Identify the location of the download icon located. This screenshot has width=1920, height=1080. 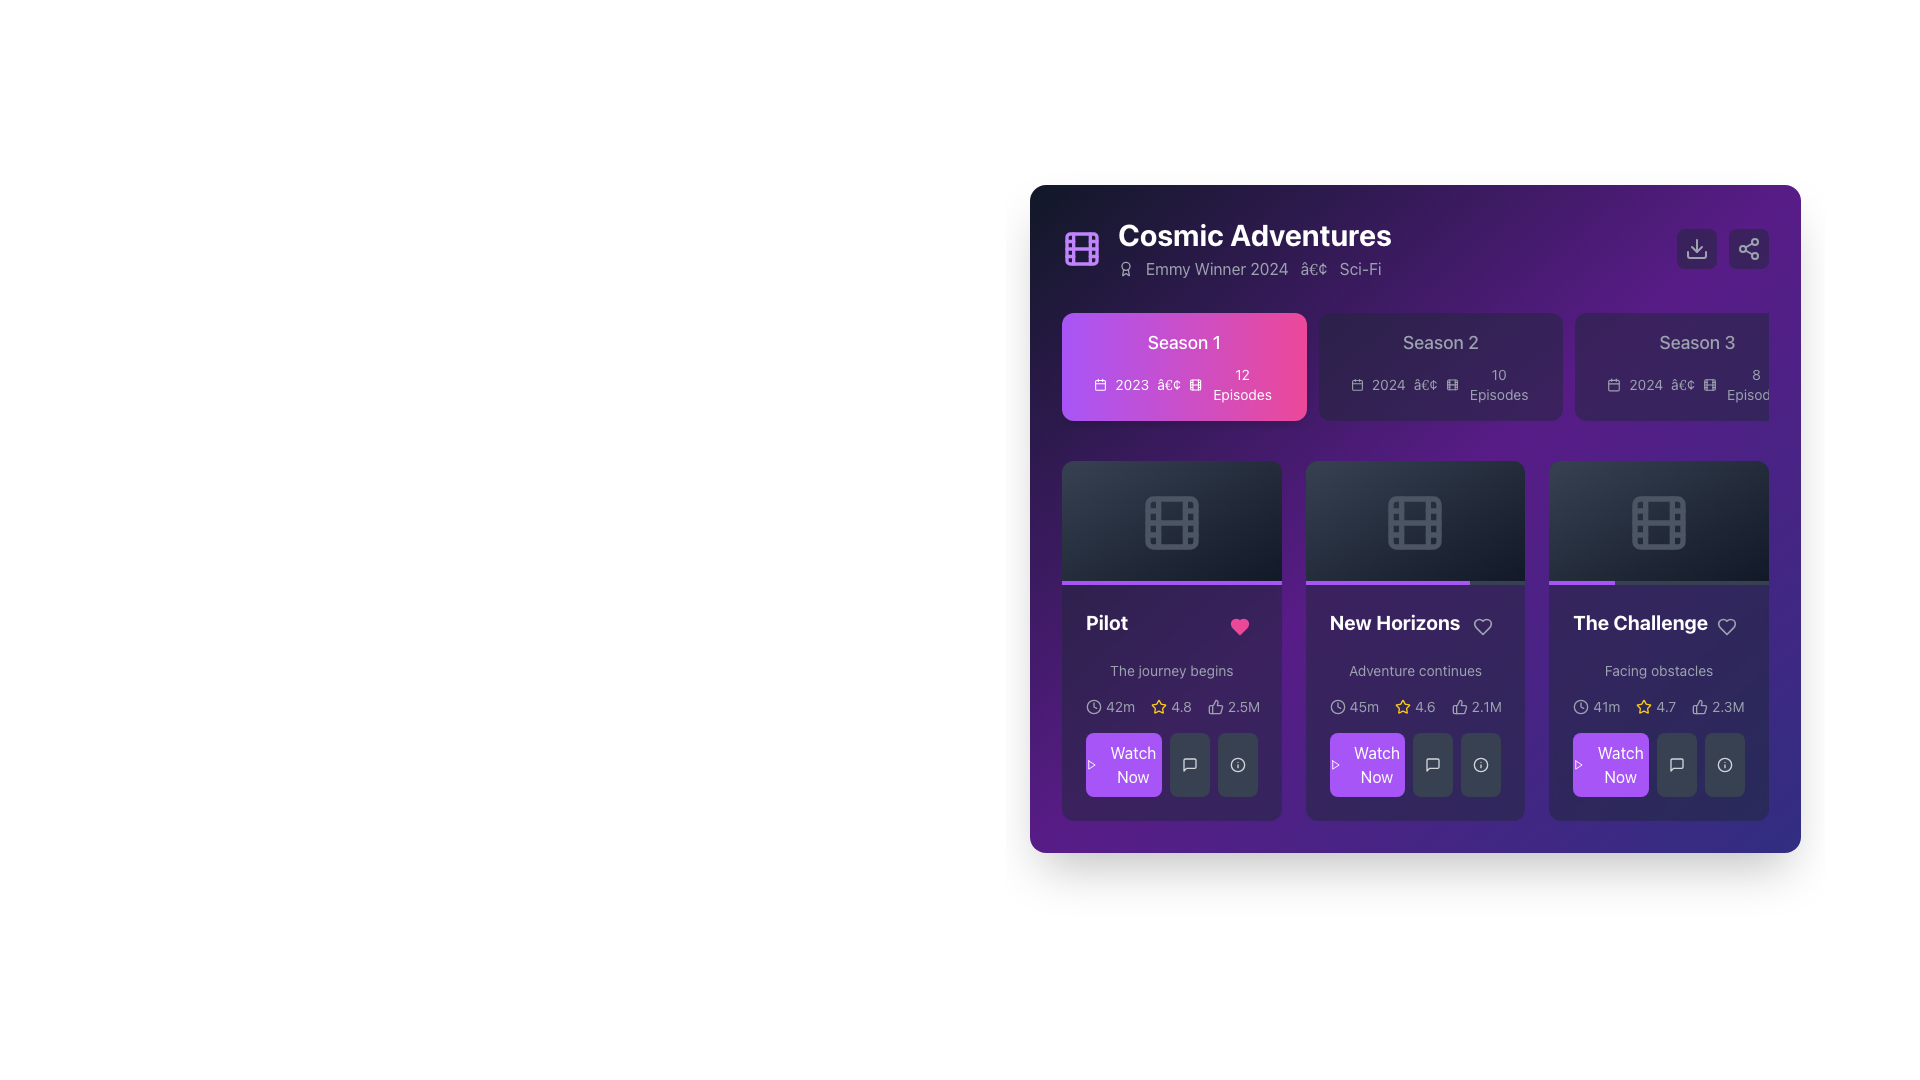
(1696, 248).